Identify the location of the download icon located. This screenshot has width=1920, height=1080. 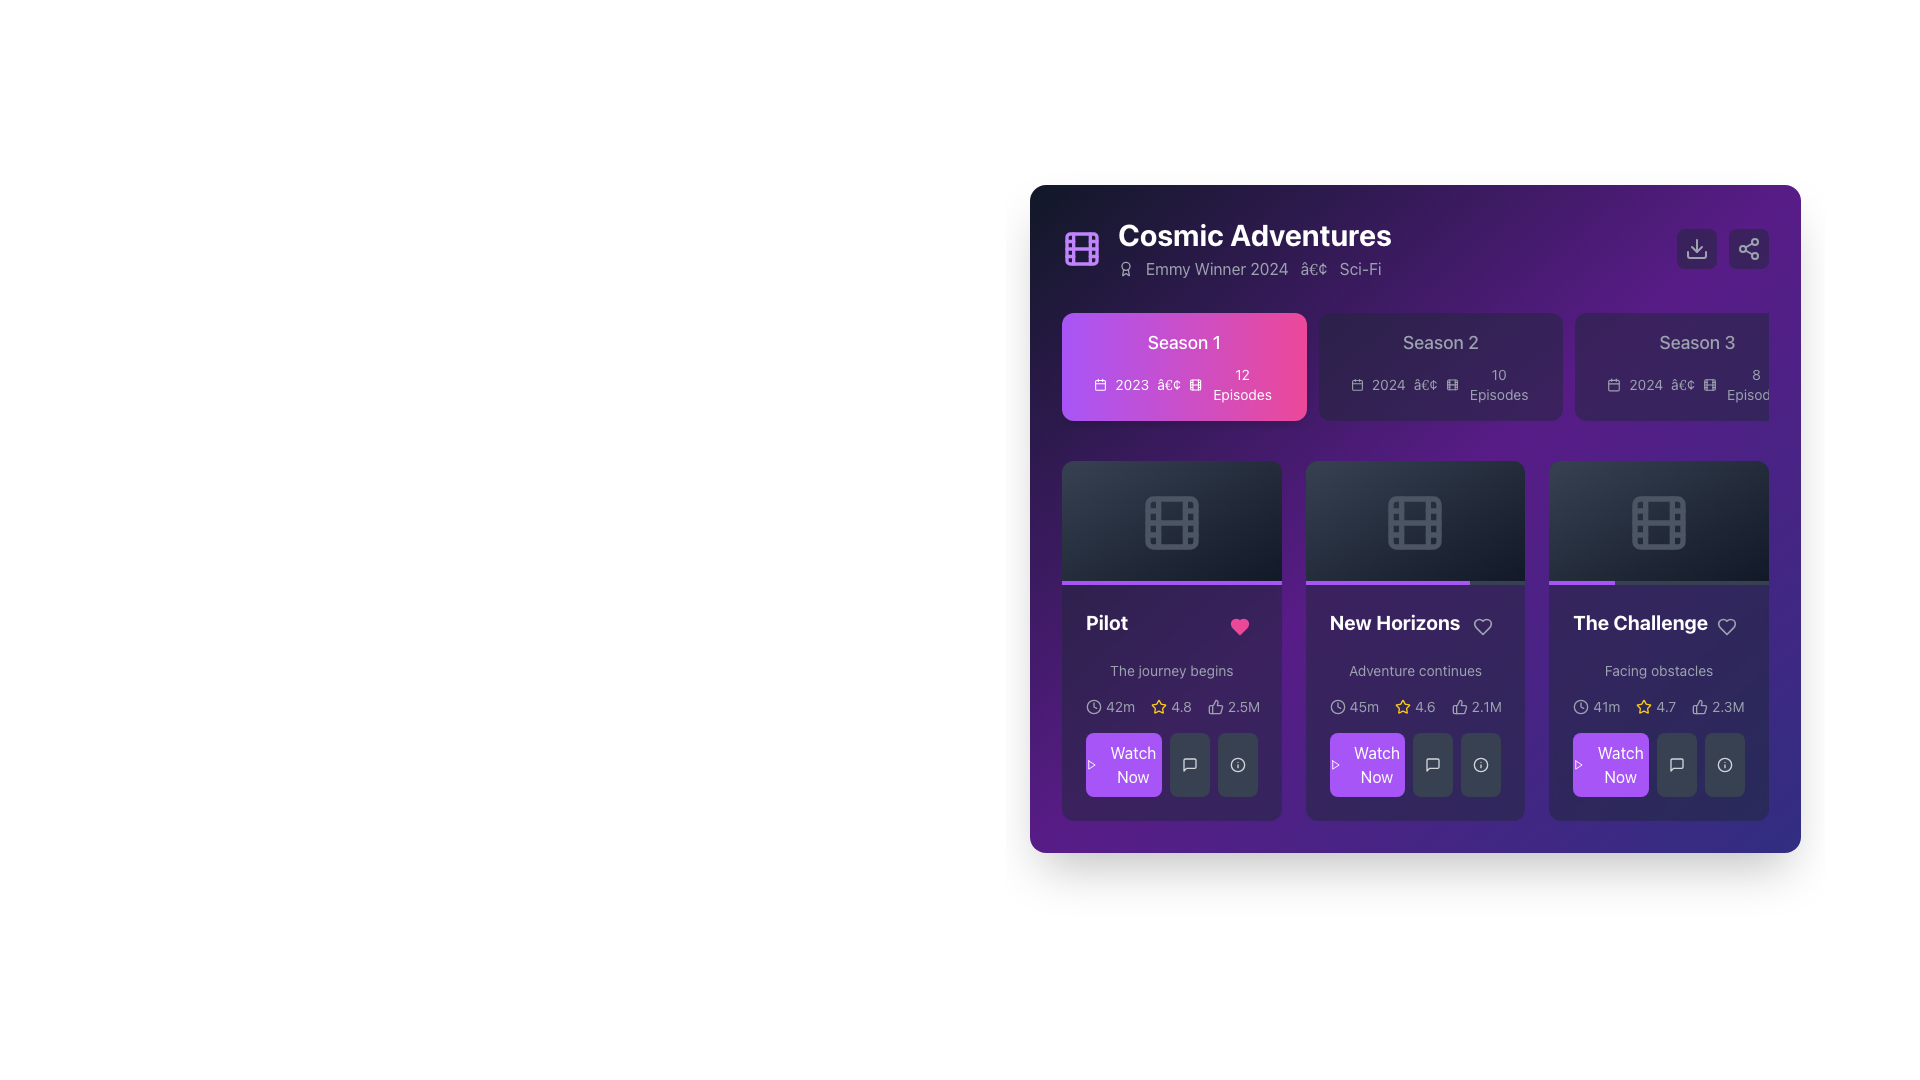
(1696, 248).